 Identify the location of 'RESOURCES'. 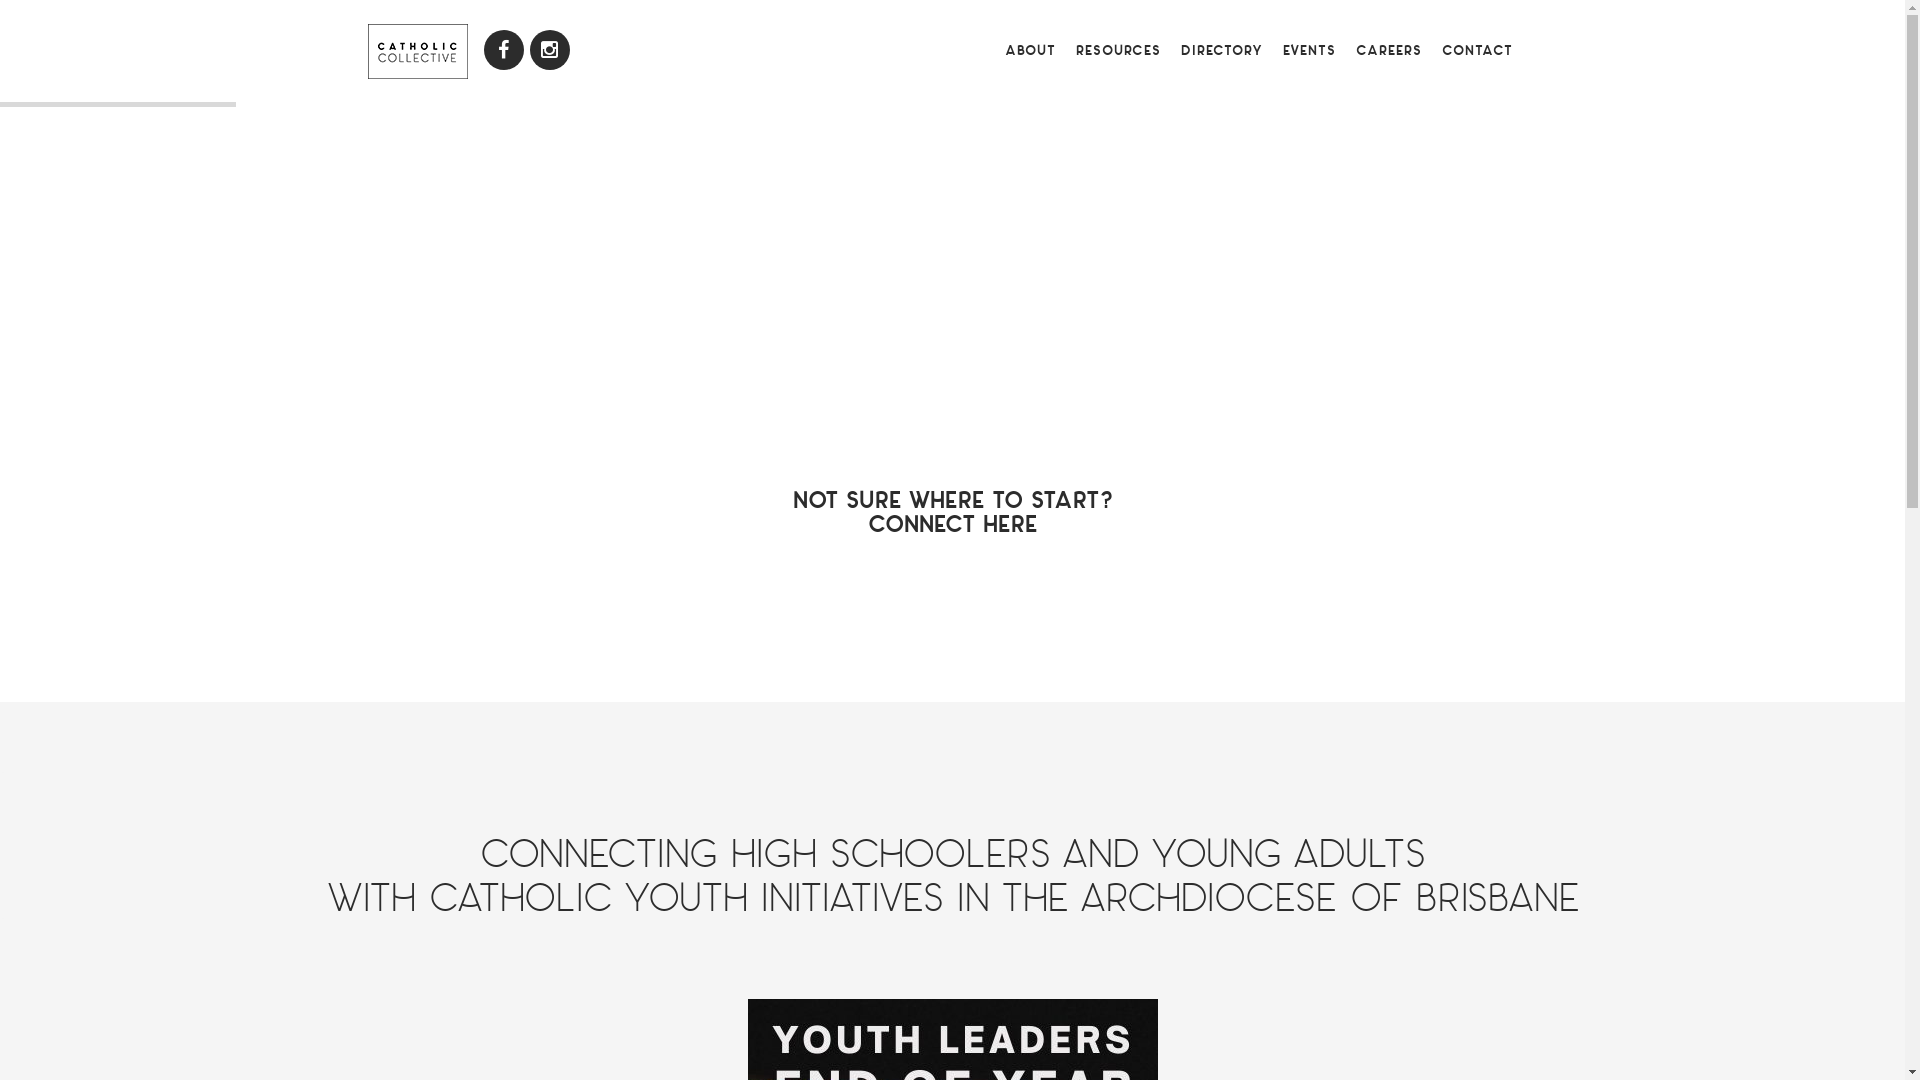
(1117, 49).